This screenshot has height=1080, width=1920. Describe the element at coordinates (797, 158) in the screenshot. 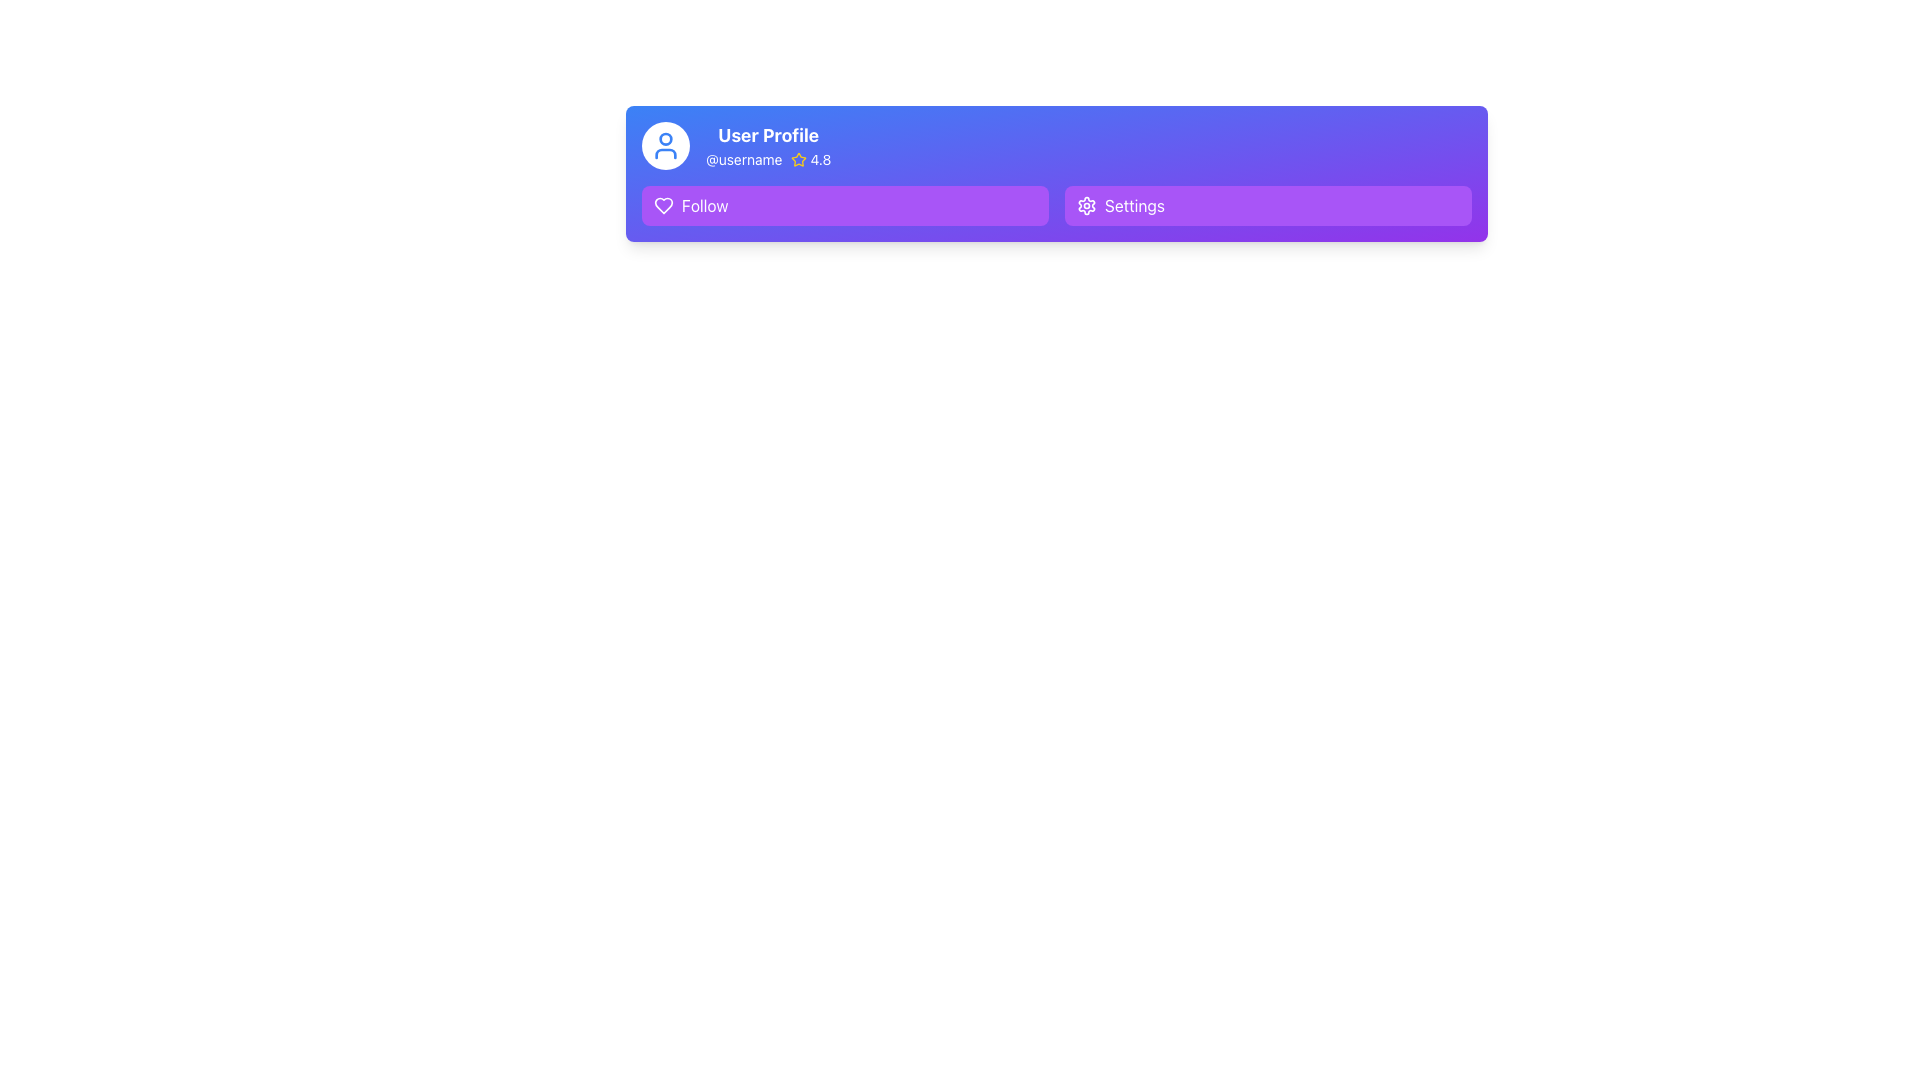

I see `the popularity rating icon located beside the username text in the user profile header, adjacent to the text '4.8'` at that location.